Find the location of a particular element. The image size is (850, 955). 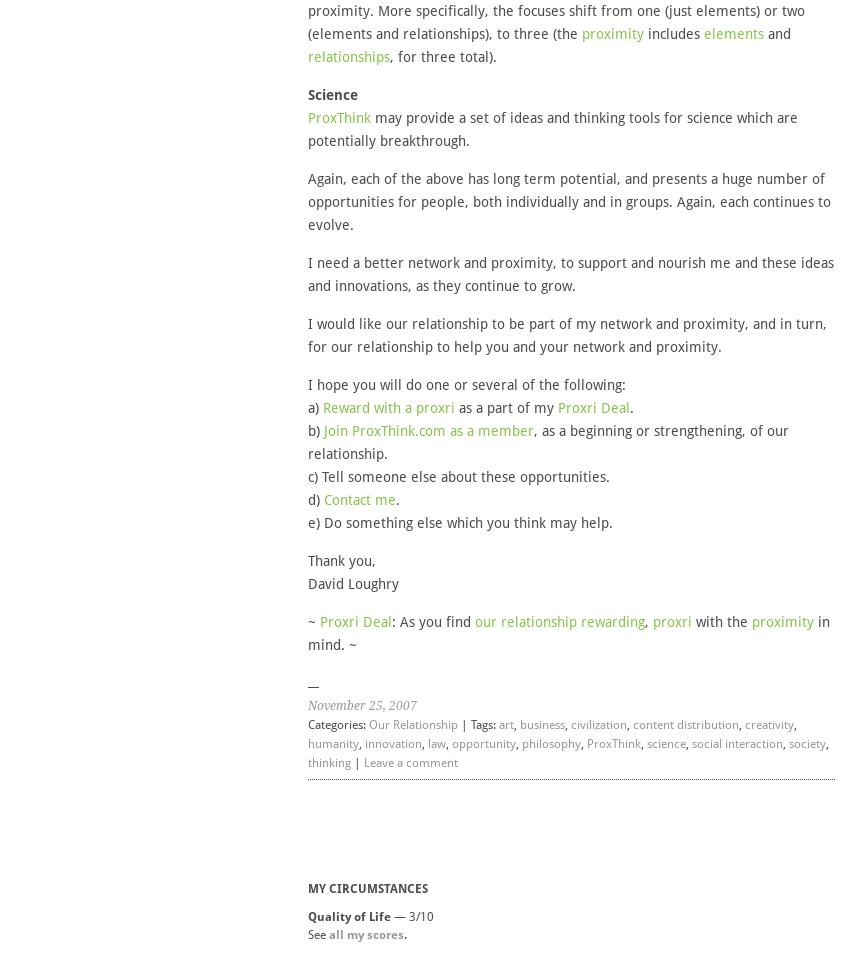

'all my scores' is located at coordinates (328, 935).